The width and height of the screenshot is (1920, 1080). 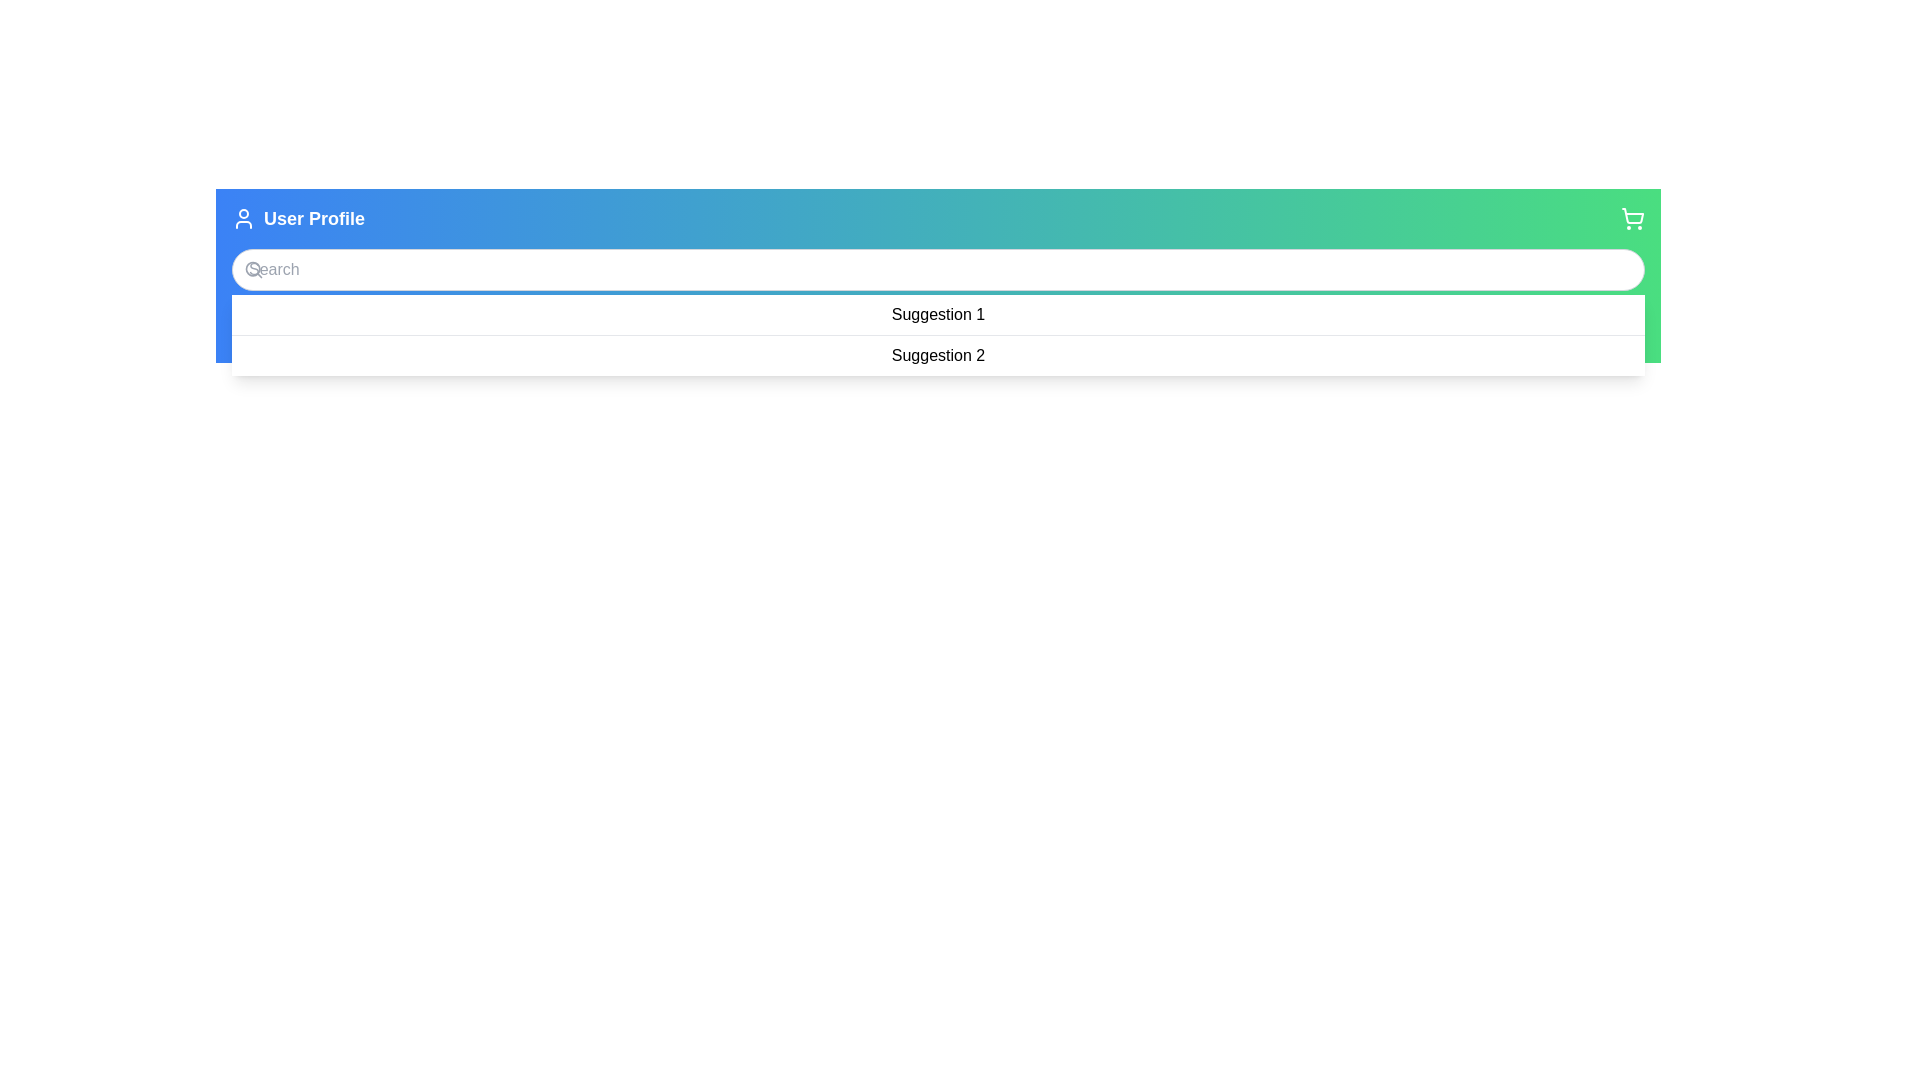 What do you see at coordinates (937, 354) in the screenshot?
I see `the 'Suggestion 2' option in the dropdown suggestion list` at bounding box center [937, 354].